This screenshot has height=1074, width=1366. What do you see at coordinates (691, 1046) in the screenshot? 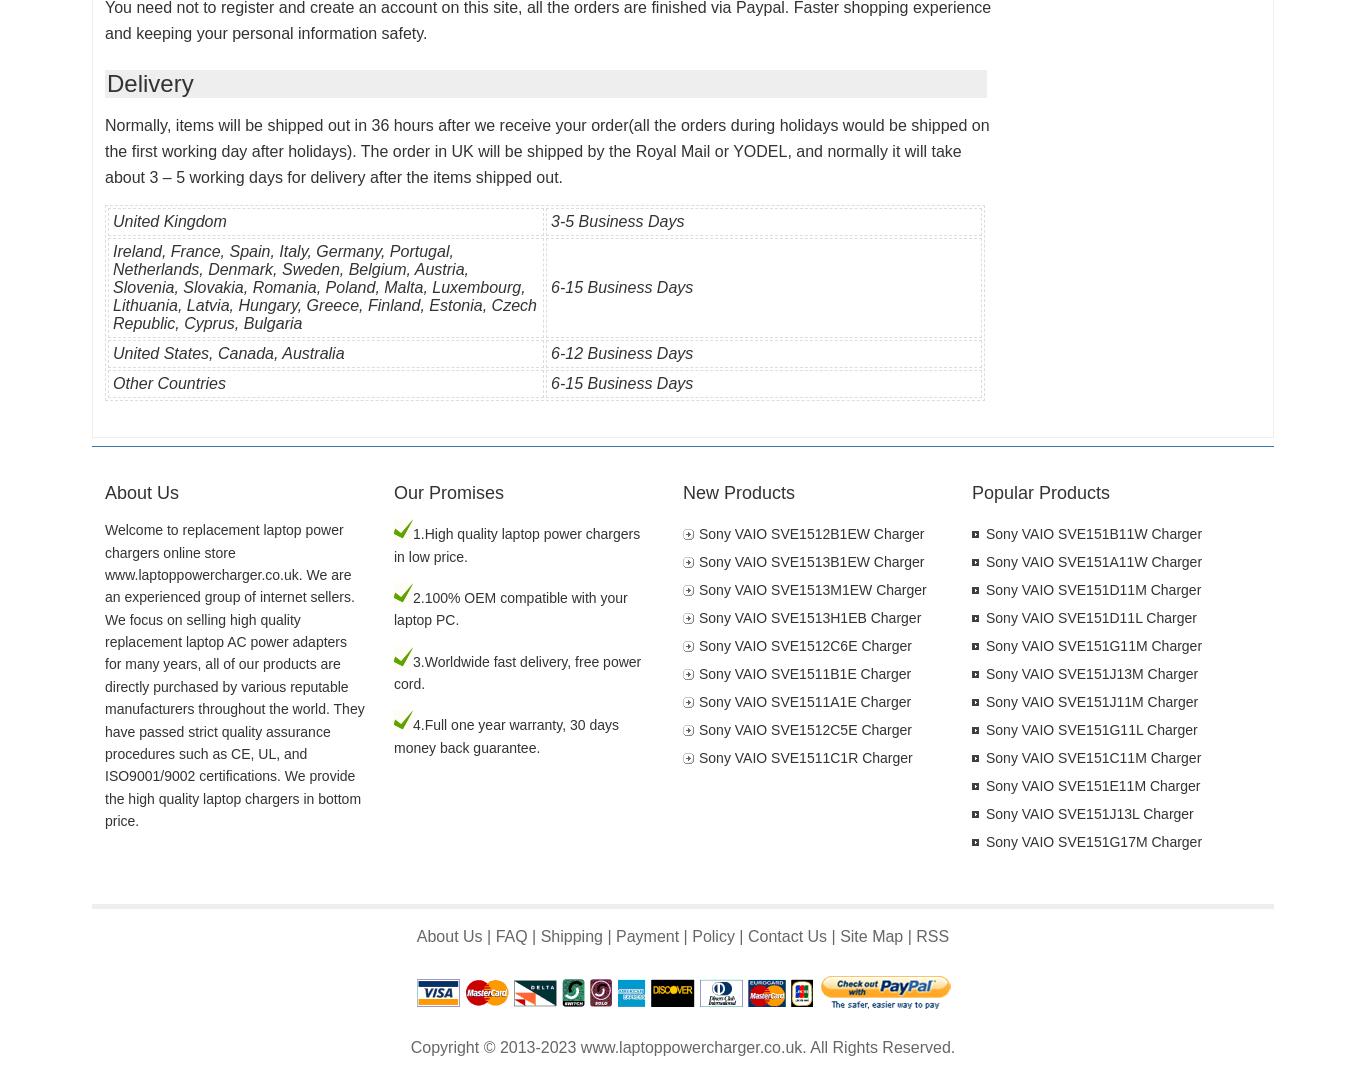
I see `'www.laptoppowercharger.co.uk'` at bounding box center [691, 1046].